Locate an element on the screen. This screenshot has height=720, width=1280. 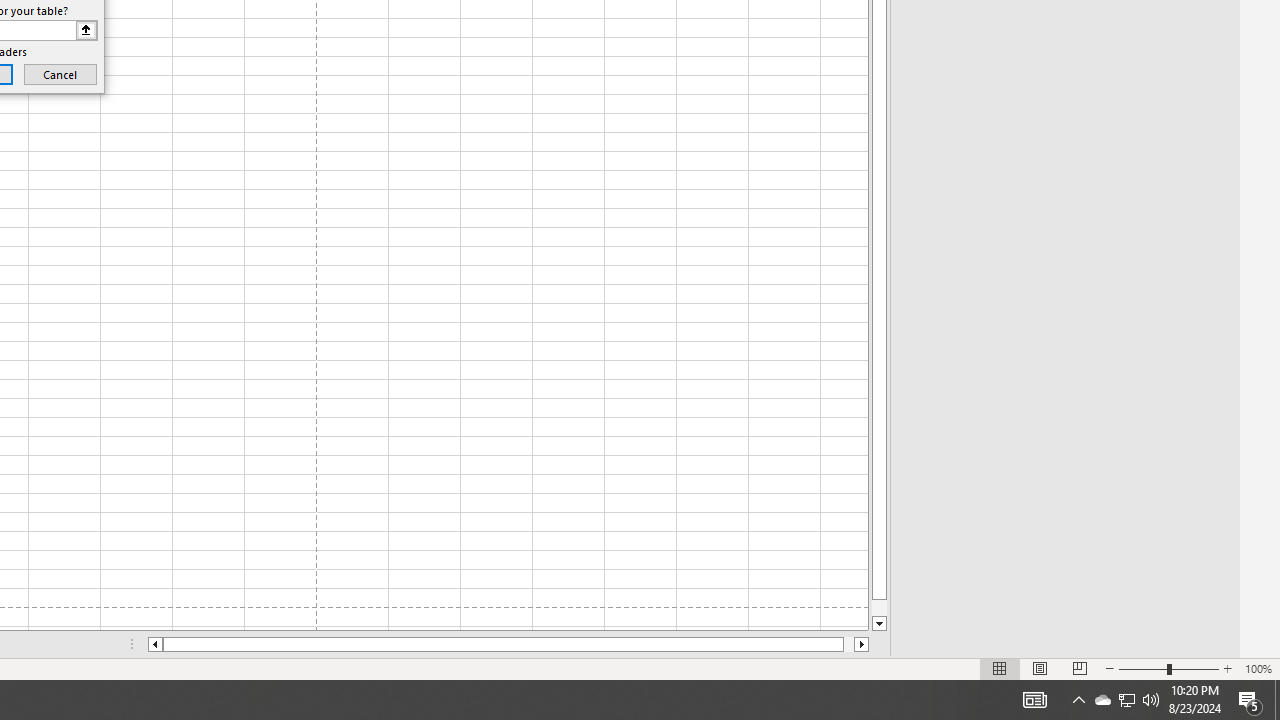
'Column right' is located at coordinates (862, 644).